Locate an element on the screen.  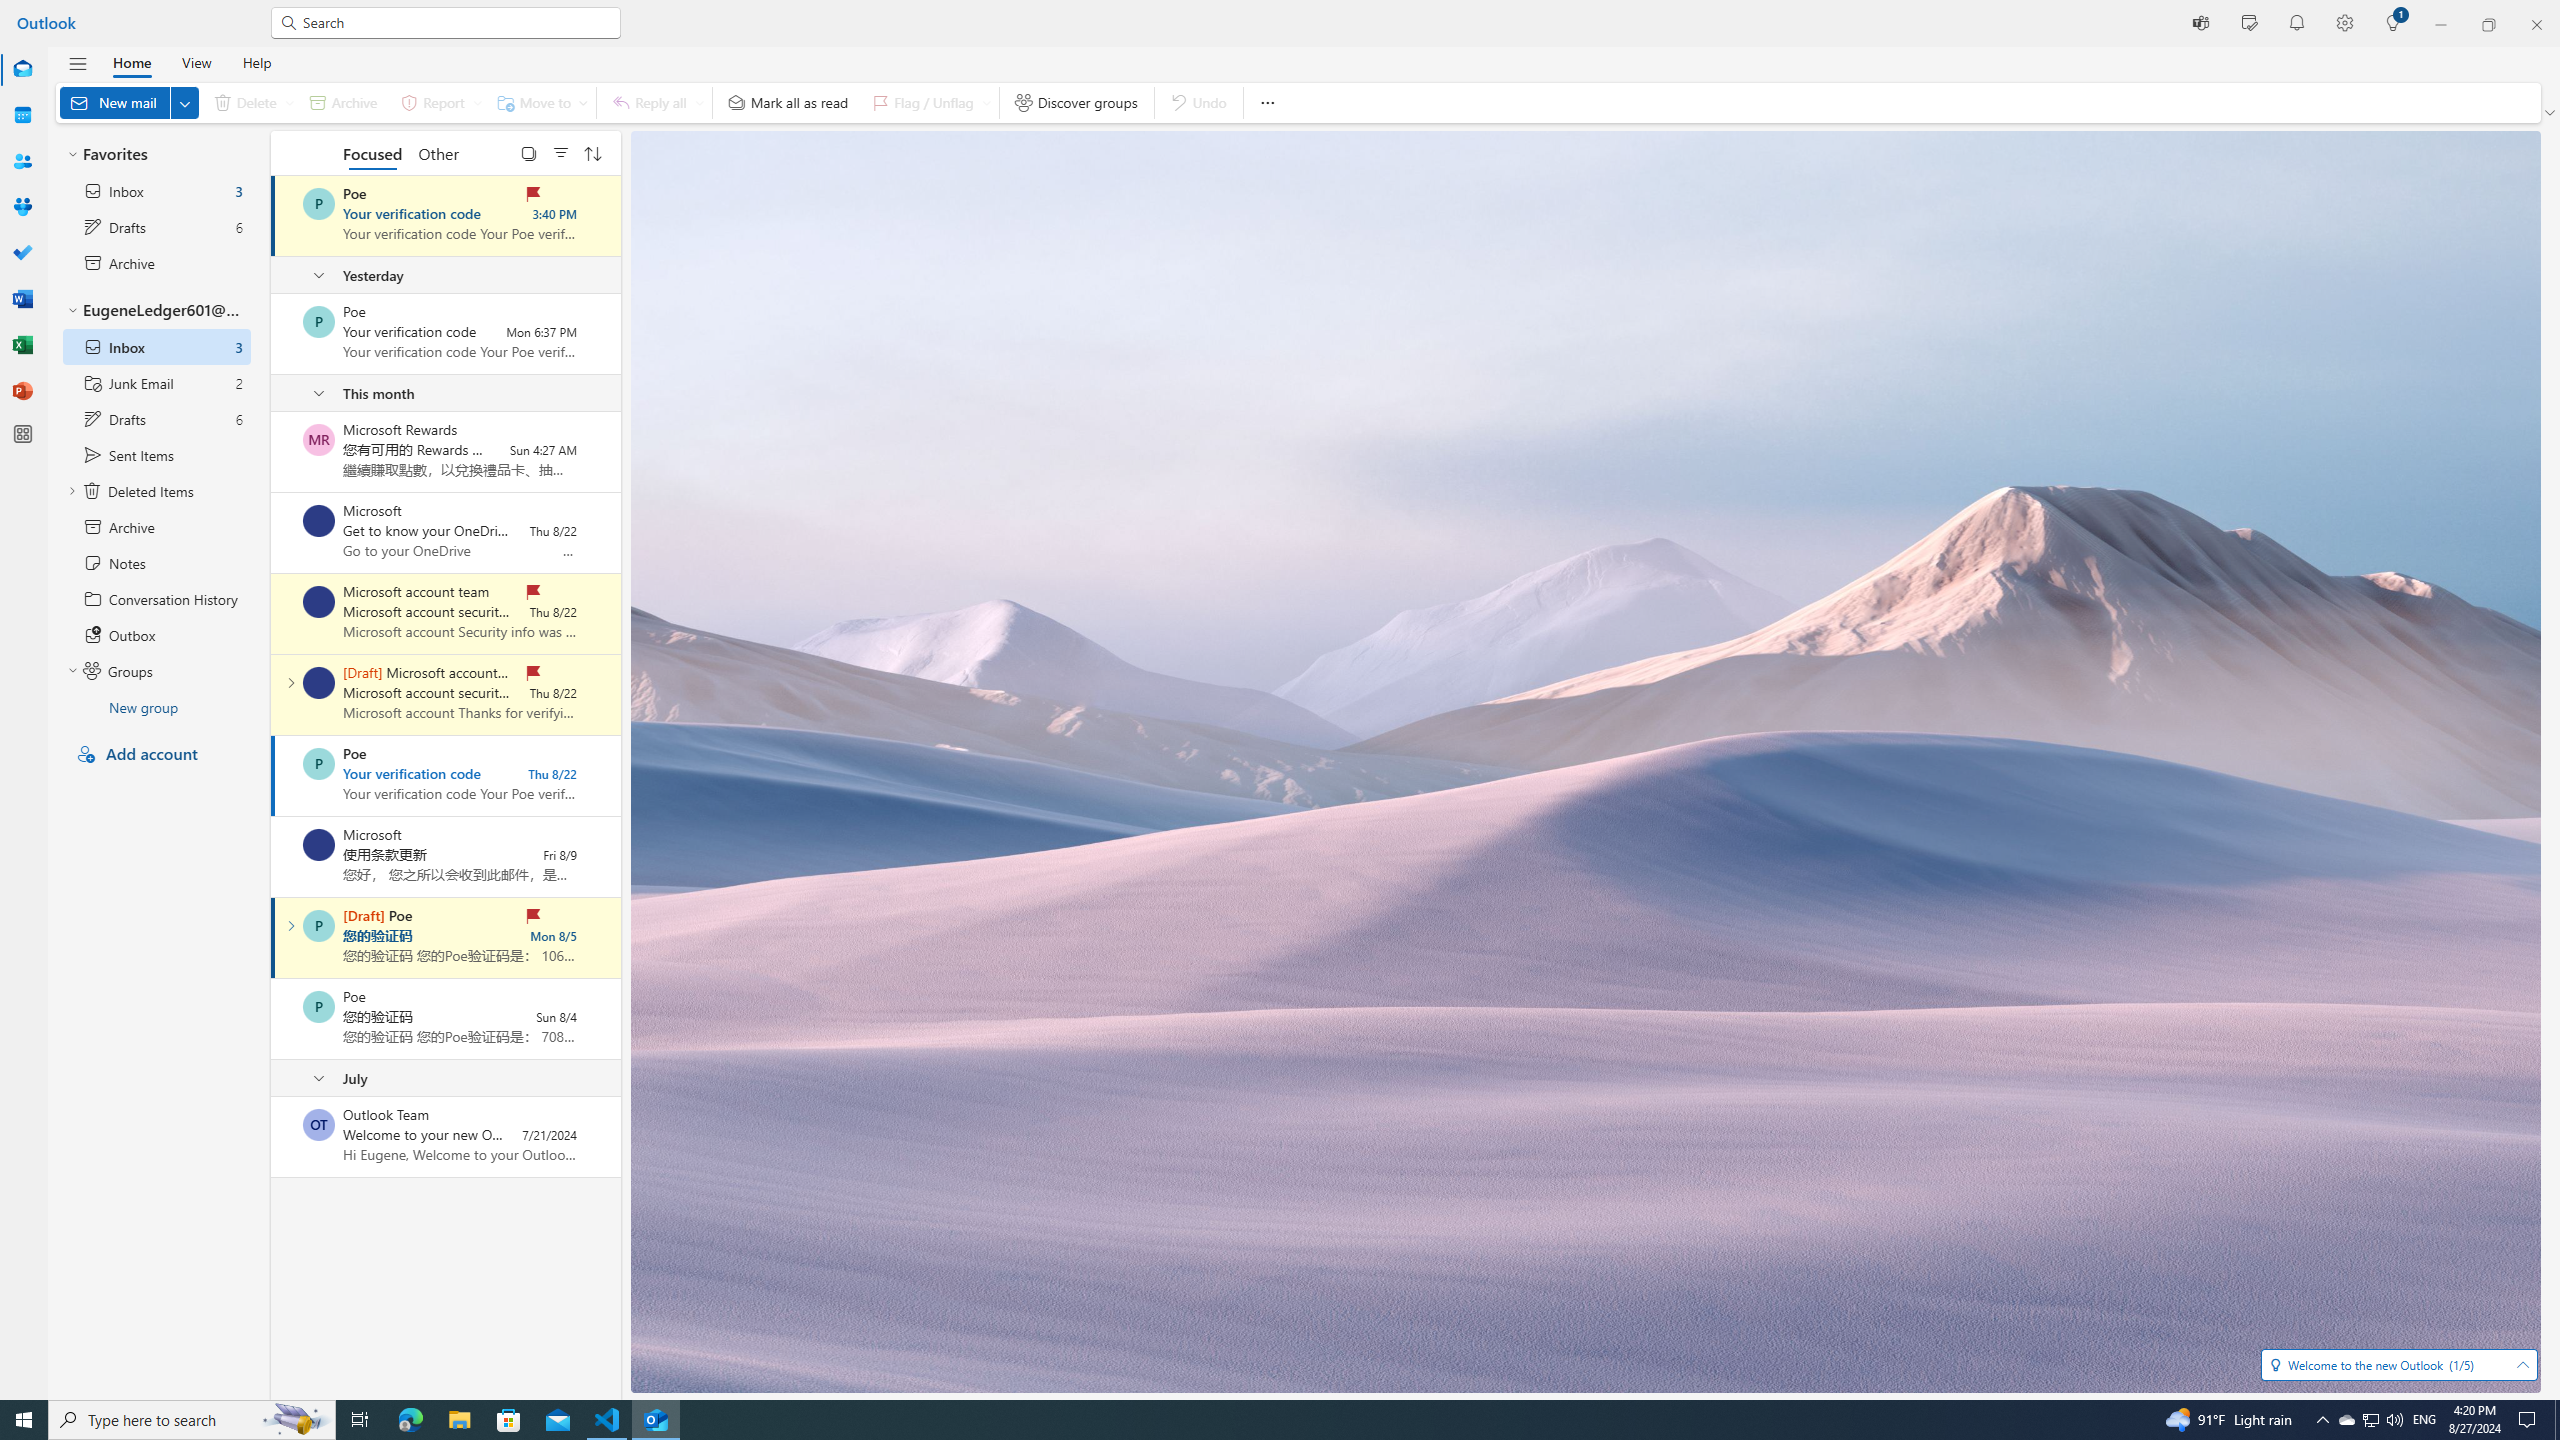
'Other' is located at coordinates (436, 153).